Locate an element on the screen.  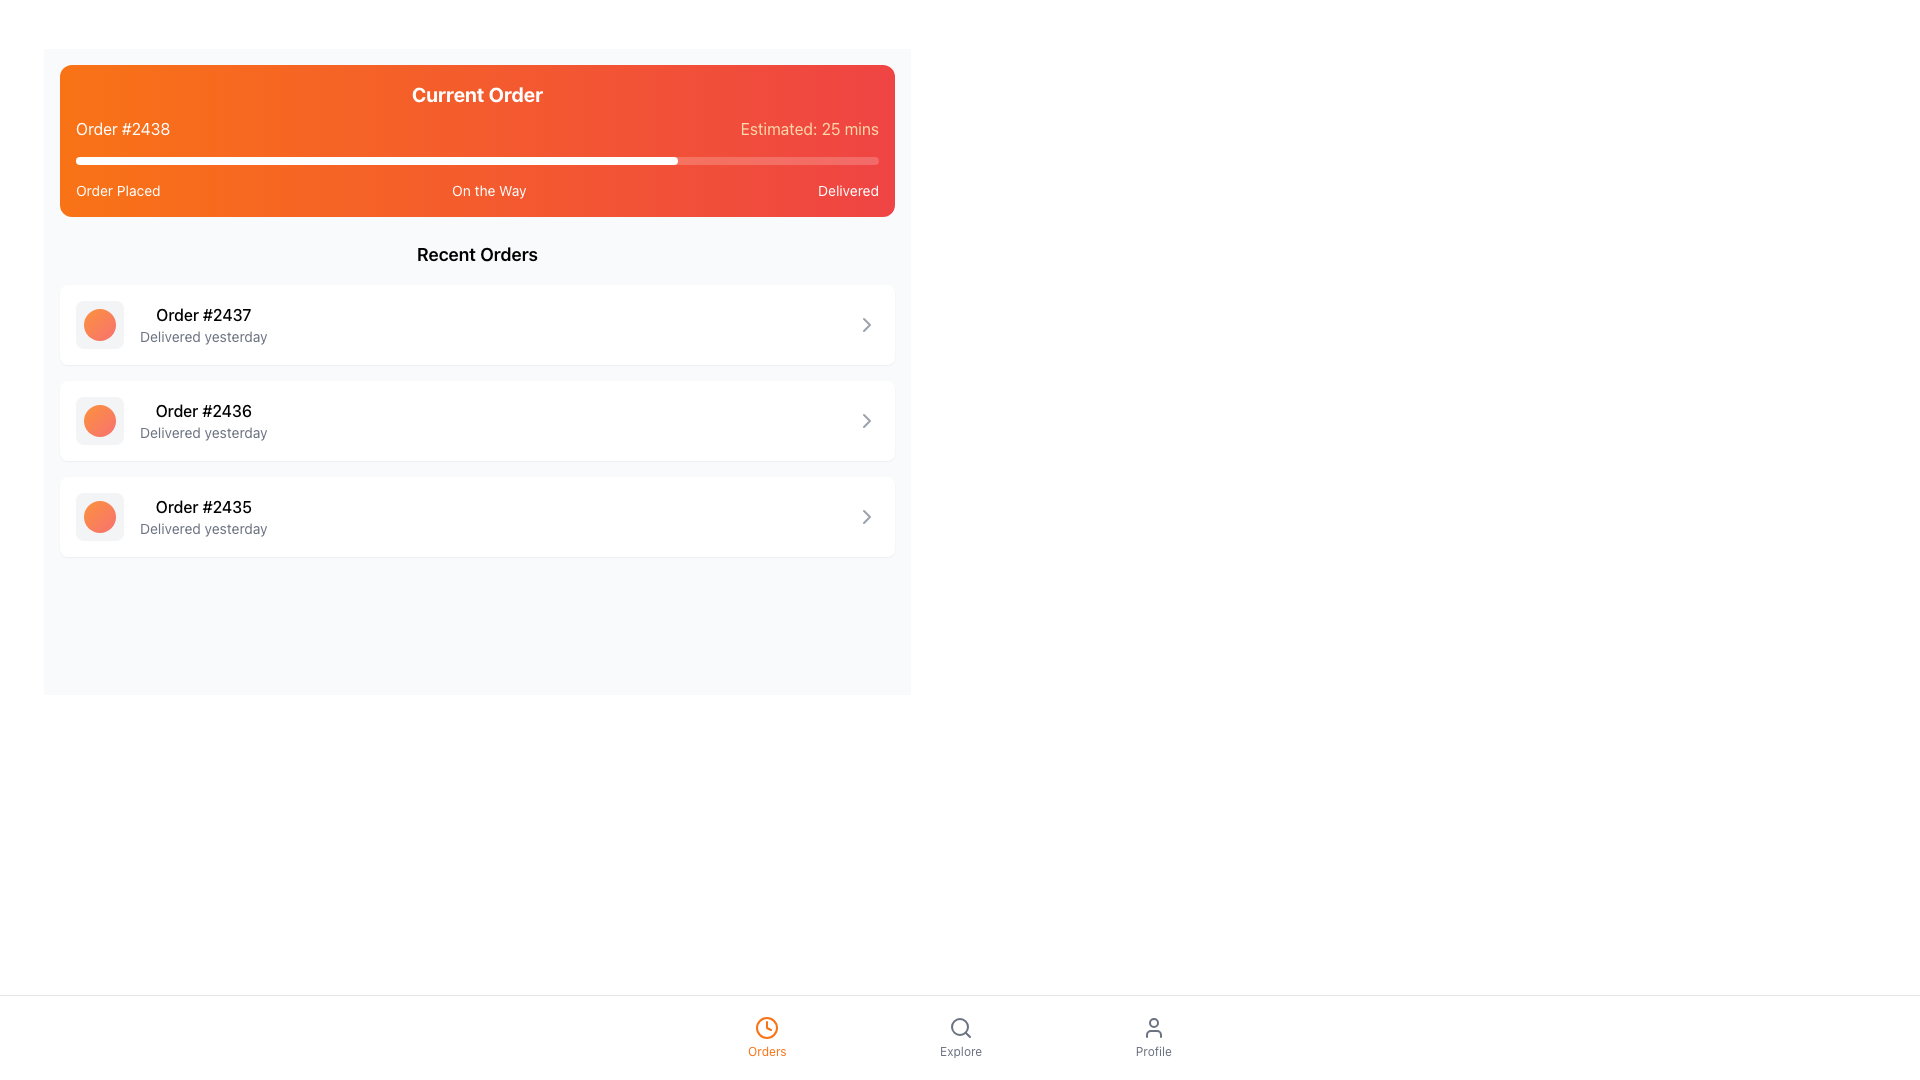
the 'Explore' text label located in the bottom navigation bar, which provides context for the associated magnifying glass icon is located at coordinates (961, 1051).